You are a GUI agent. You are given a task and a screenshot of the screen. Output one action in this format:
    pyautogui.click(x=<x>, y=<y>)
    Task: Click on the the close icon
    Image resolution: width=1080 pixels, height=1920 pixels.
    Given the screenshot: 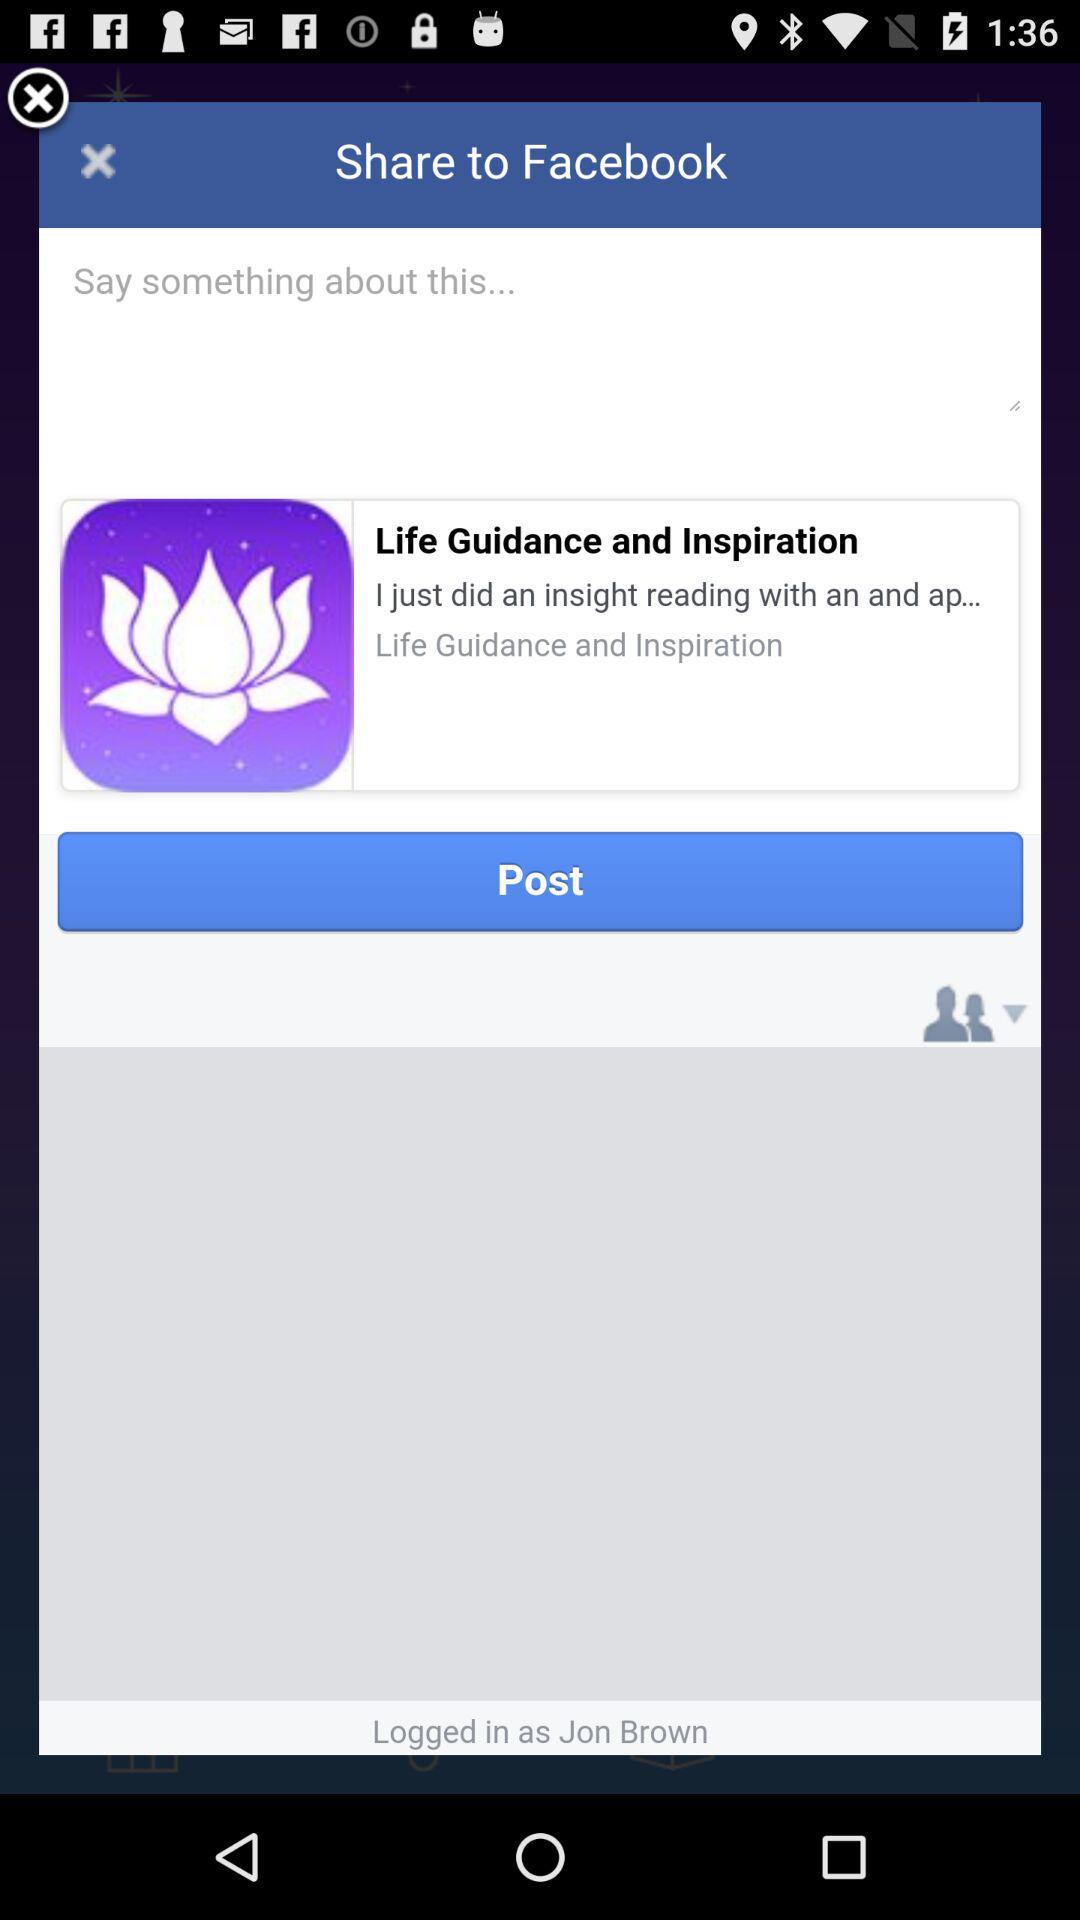 What is the action you would take?
    pyautogui.click(x=38, y=107)
    